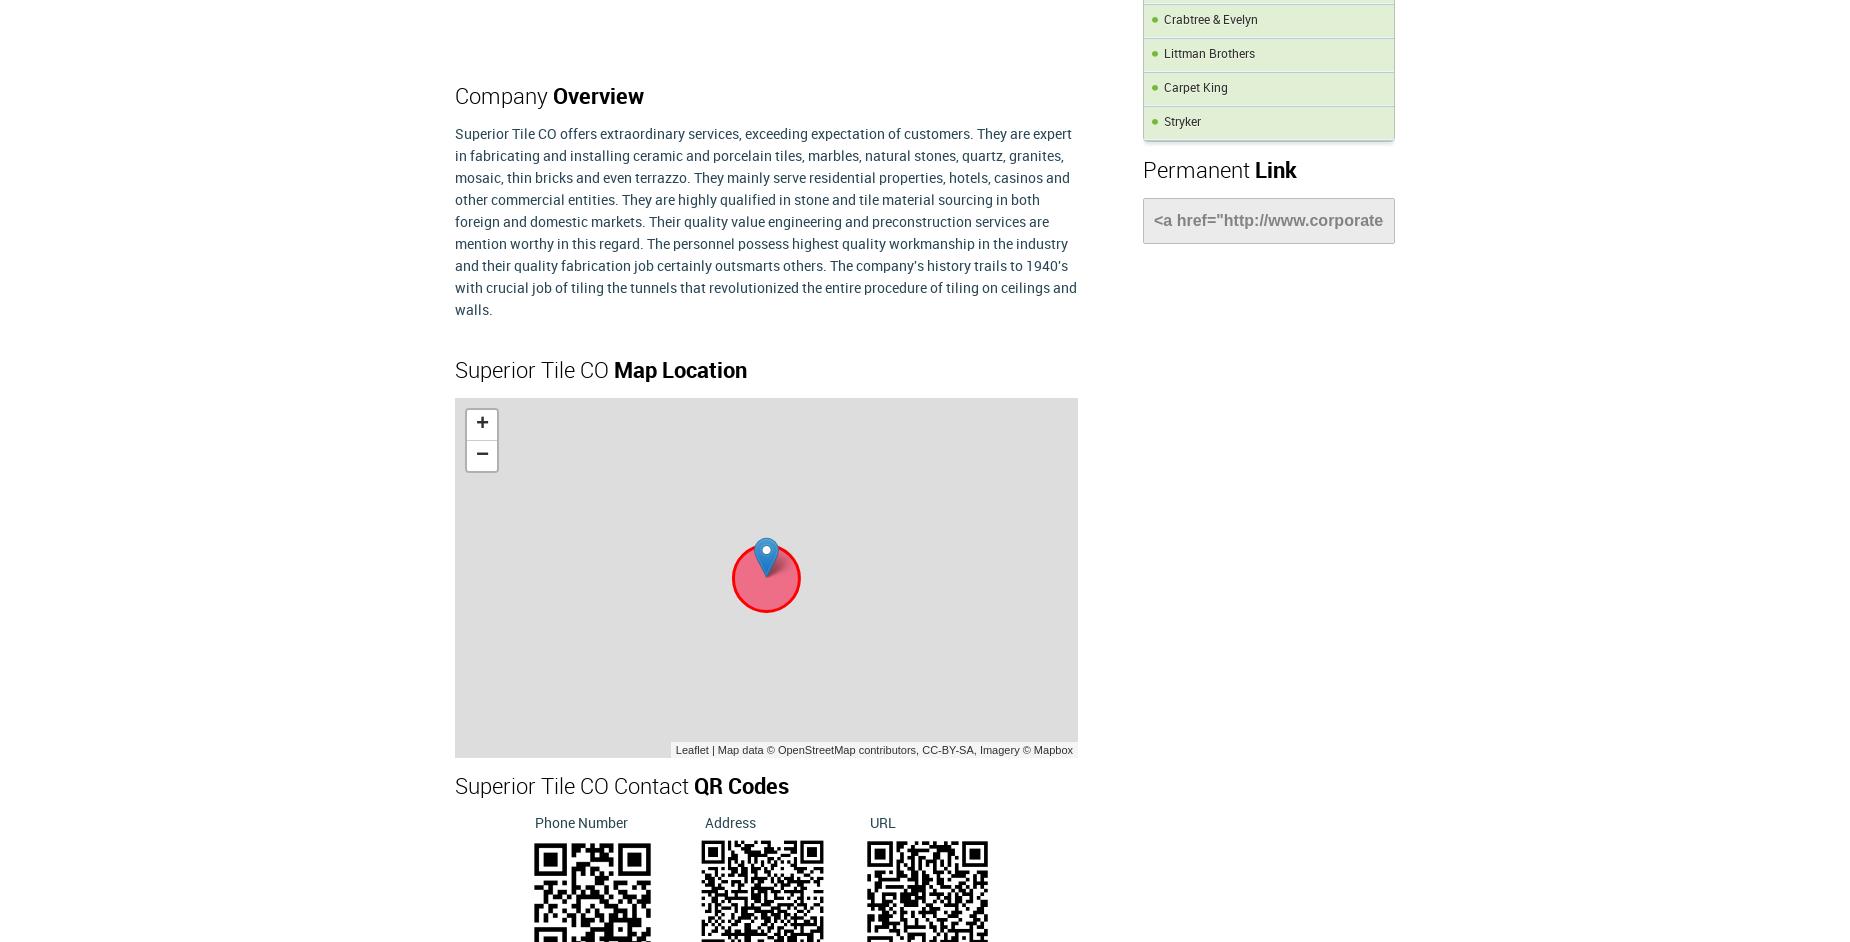  I want to click on 'Address', so click(730, 822).